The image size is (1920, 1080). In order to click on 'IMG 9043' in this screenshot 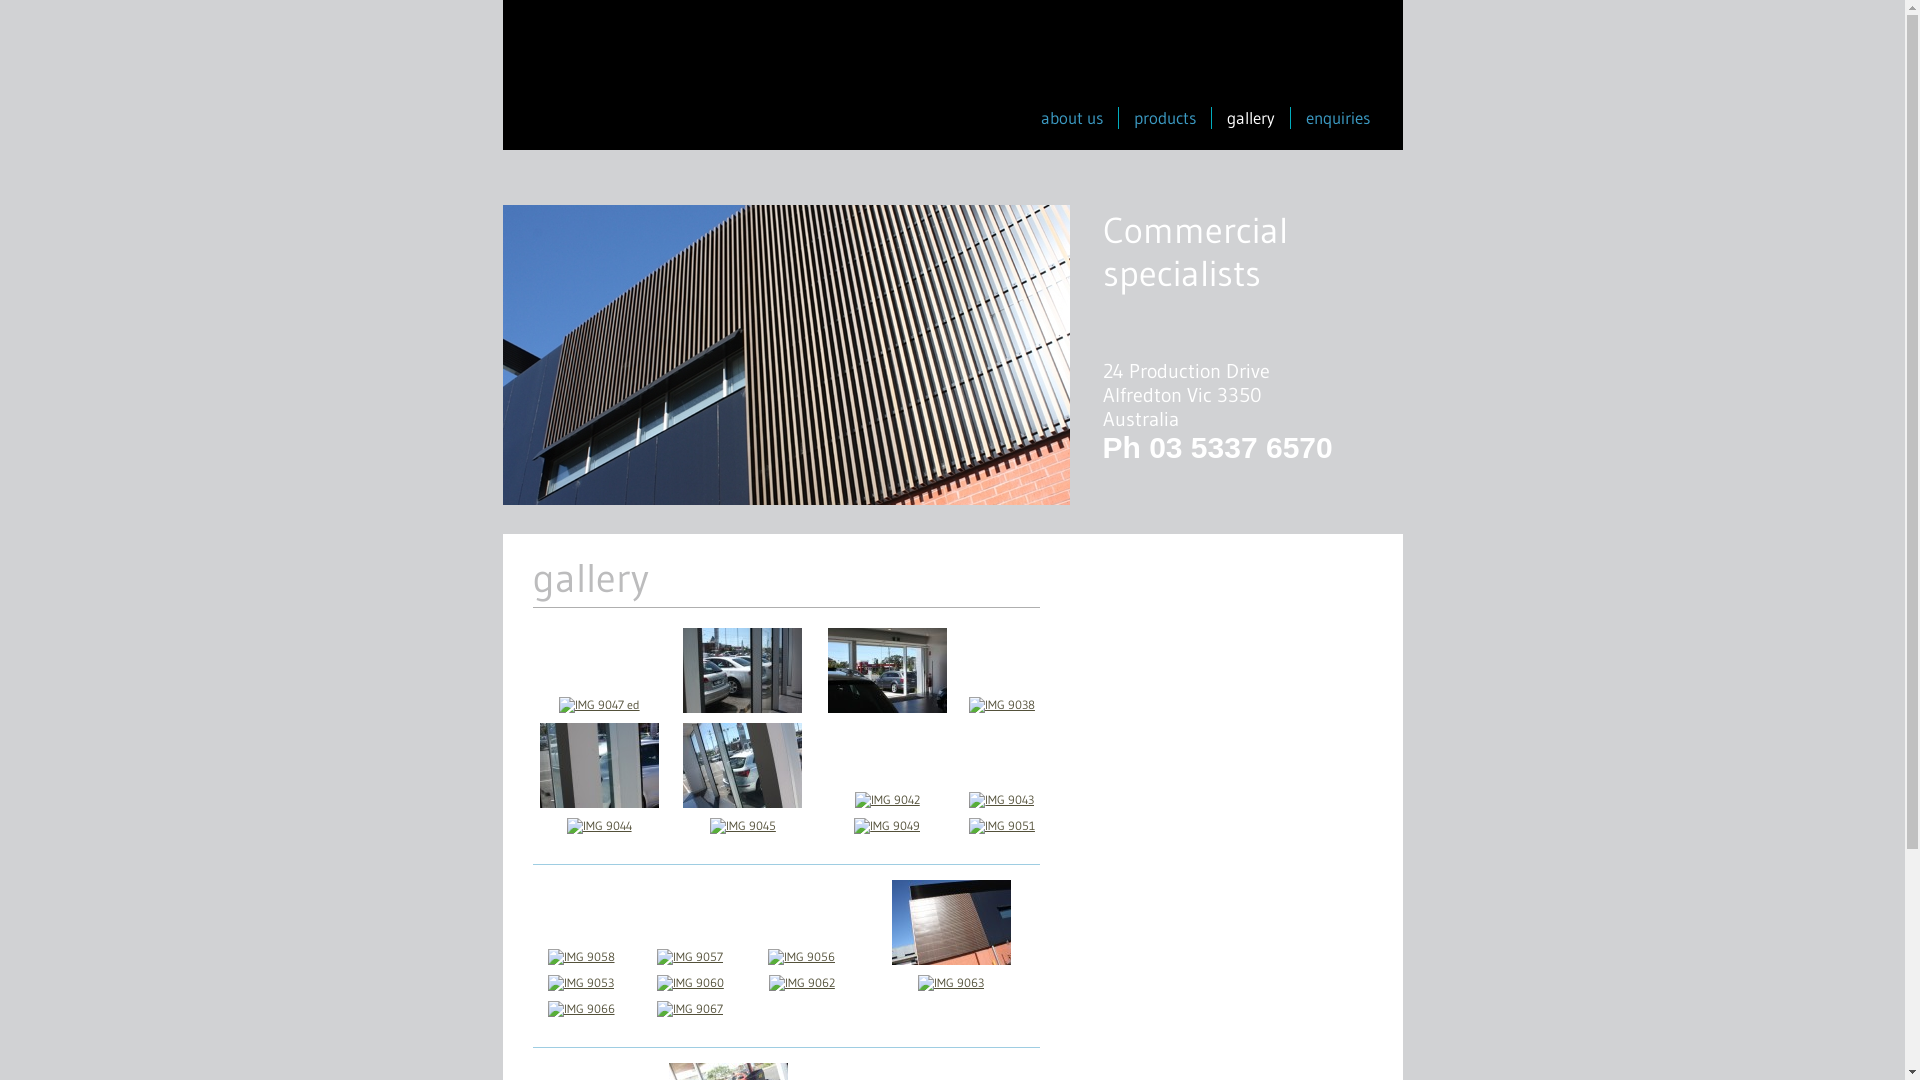, I will do `click(969, 799)`.